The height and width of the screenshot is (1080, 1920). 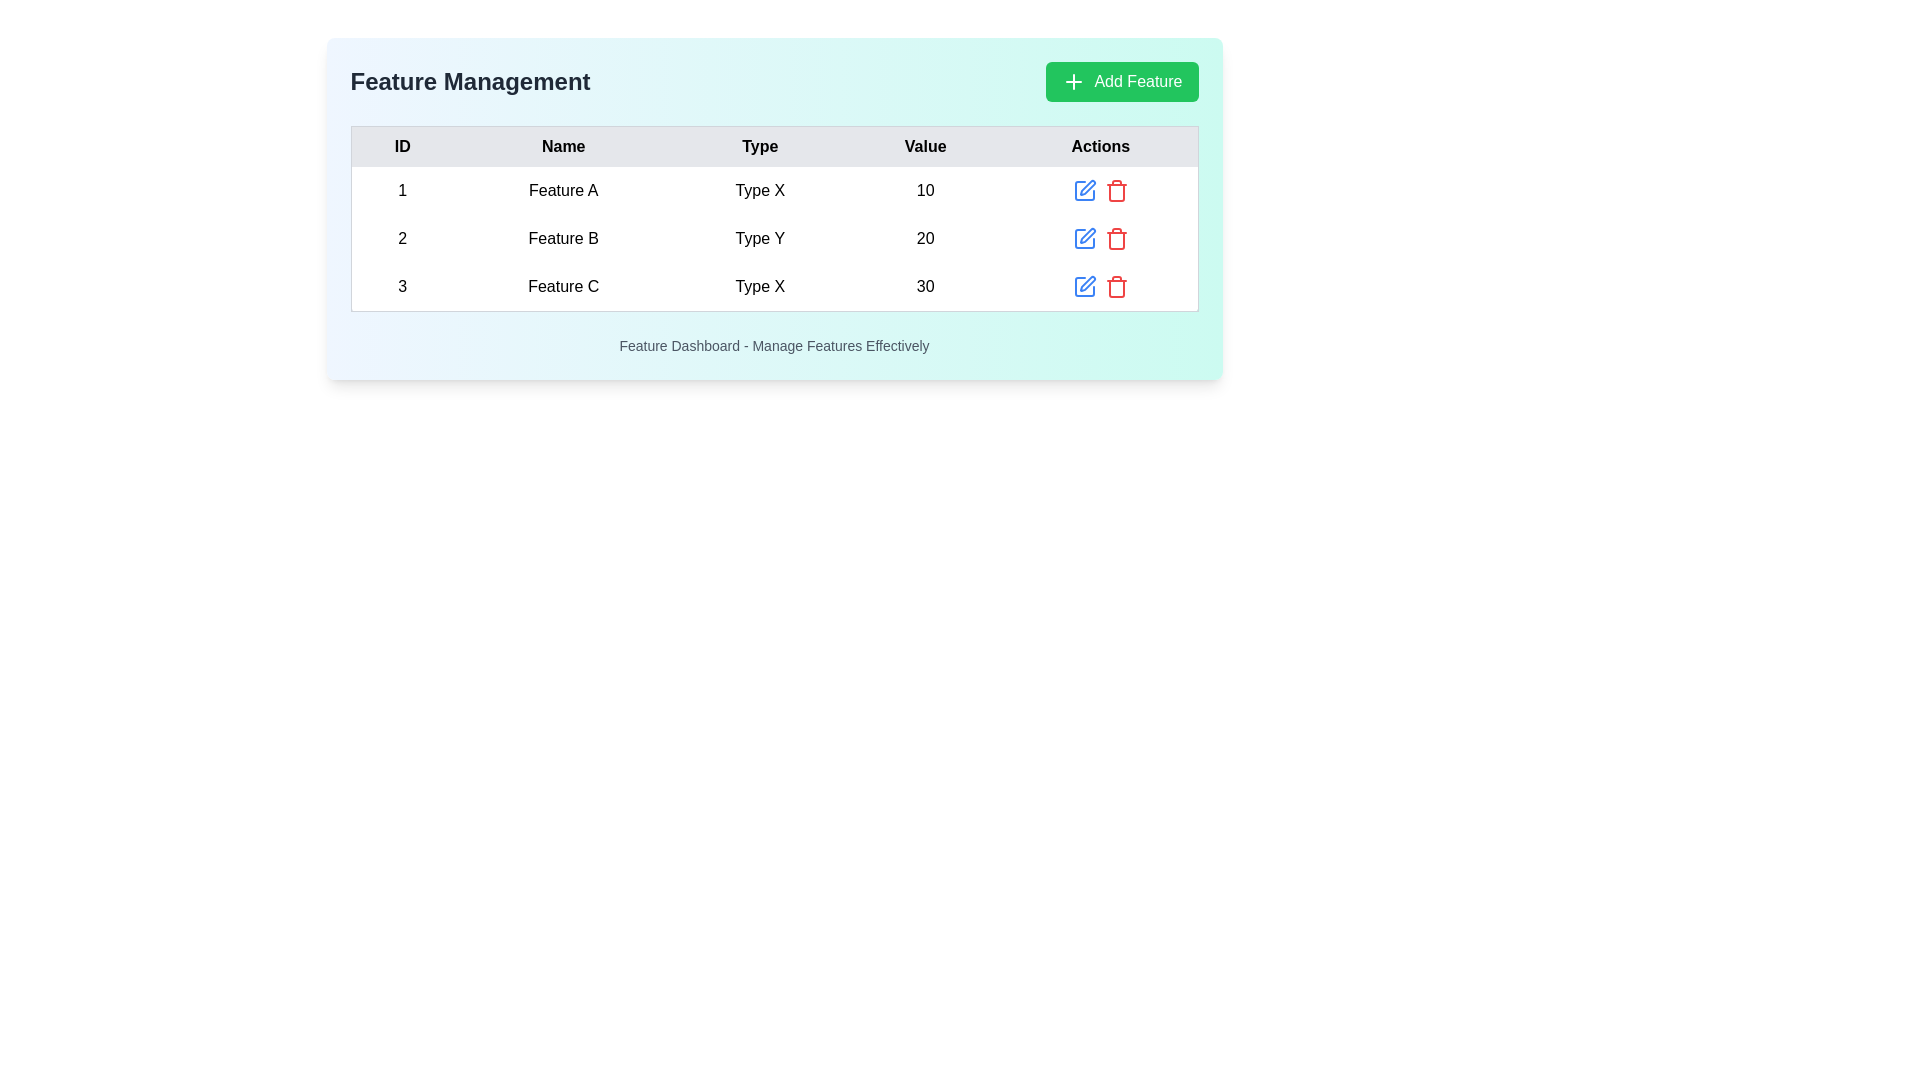 What do you see at coordinates (562, 145) in the screenshot?
I see `the 'Name' column header cell in the table, which is the second header located between 'ID' and 'Type'` at bounding box center [562, 145].